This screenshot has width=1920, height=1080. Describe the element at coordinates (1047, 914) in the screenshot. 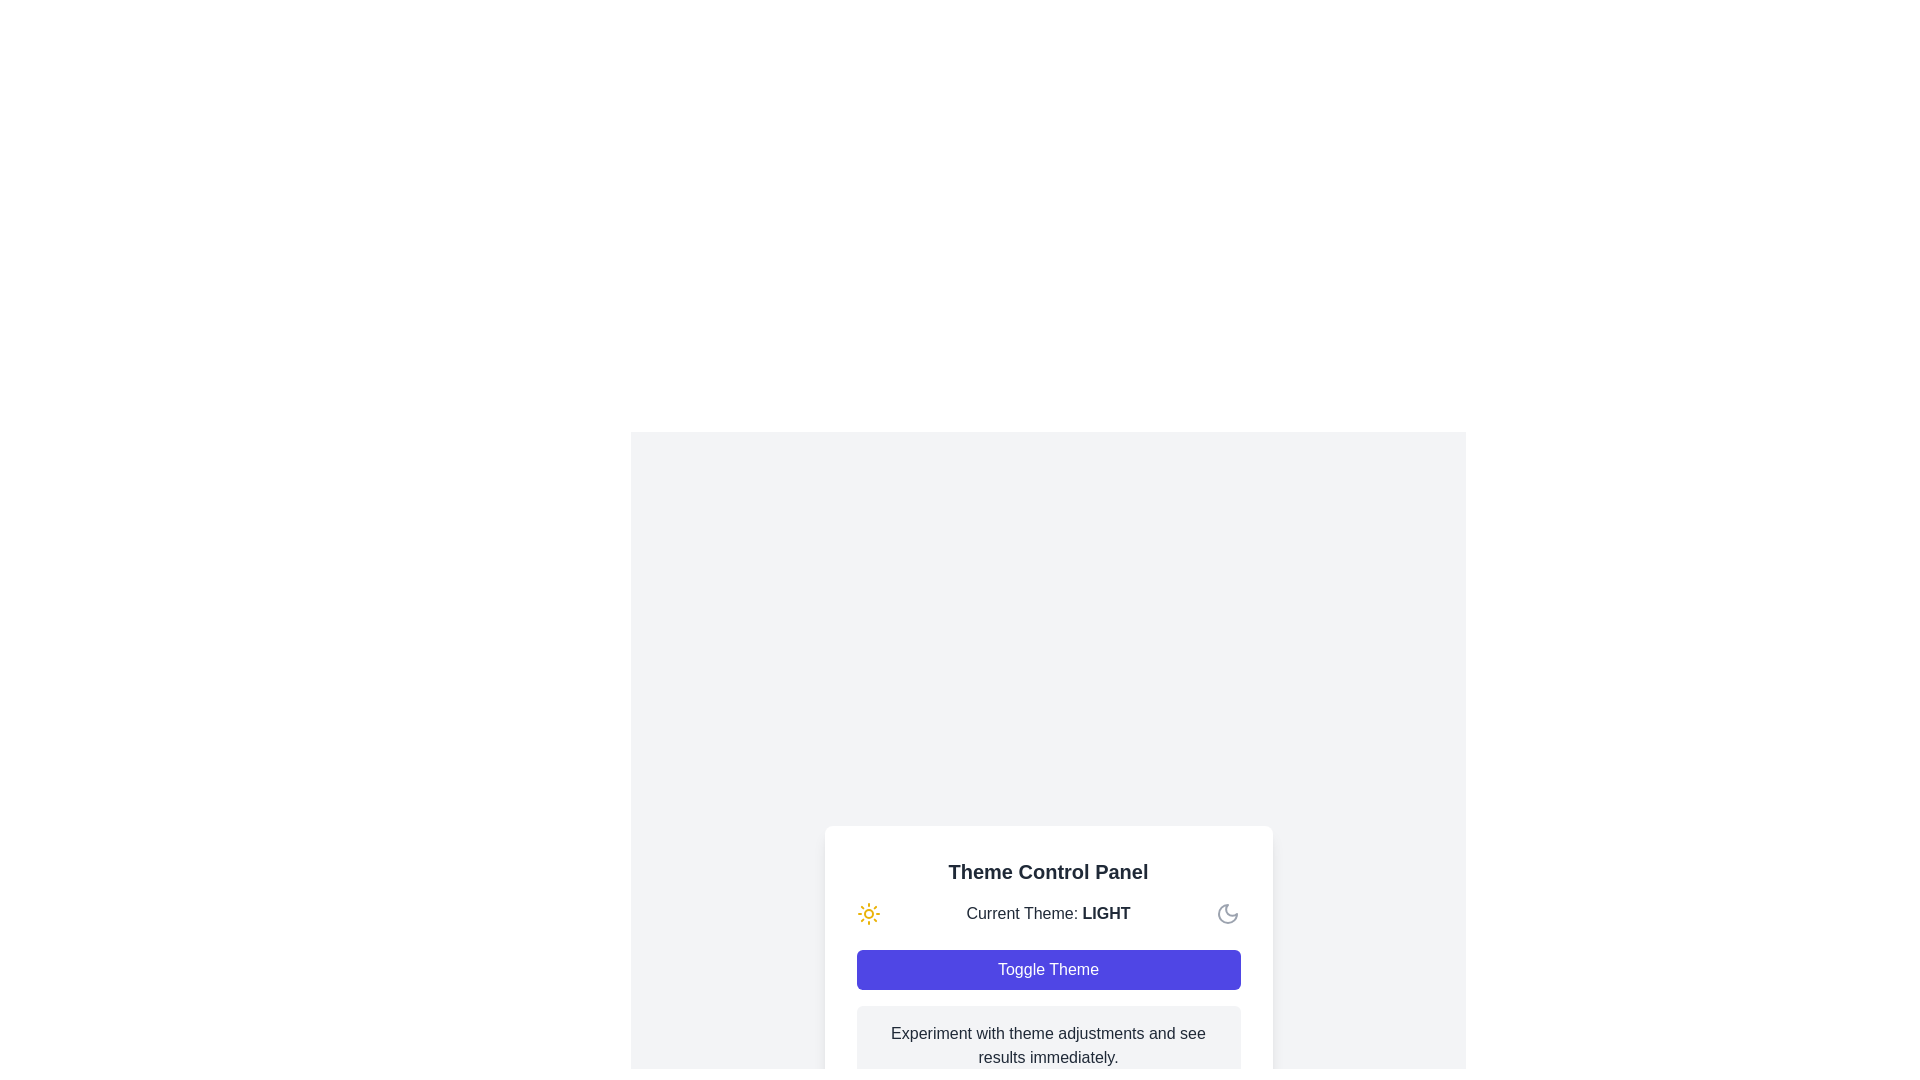

I see `the static text that indicates the current theme status, located above the 'Toggle Theme' button within the 'Theme Control Panel' card` at that location.